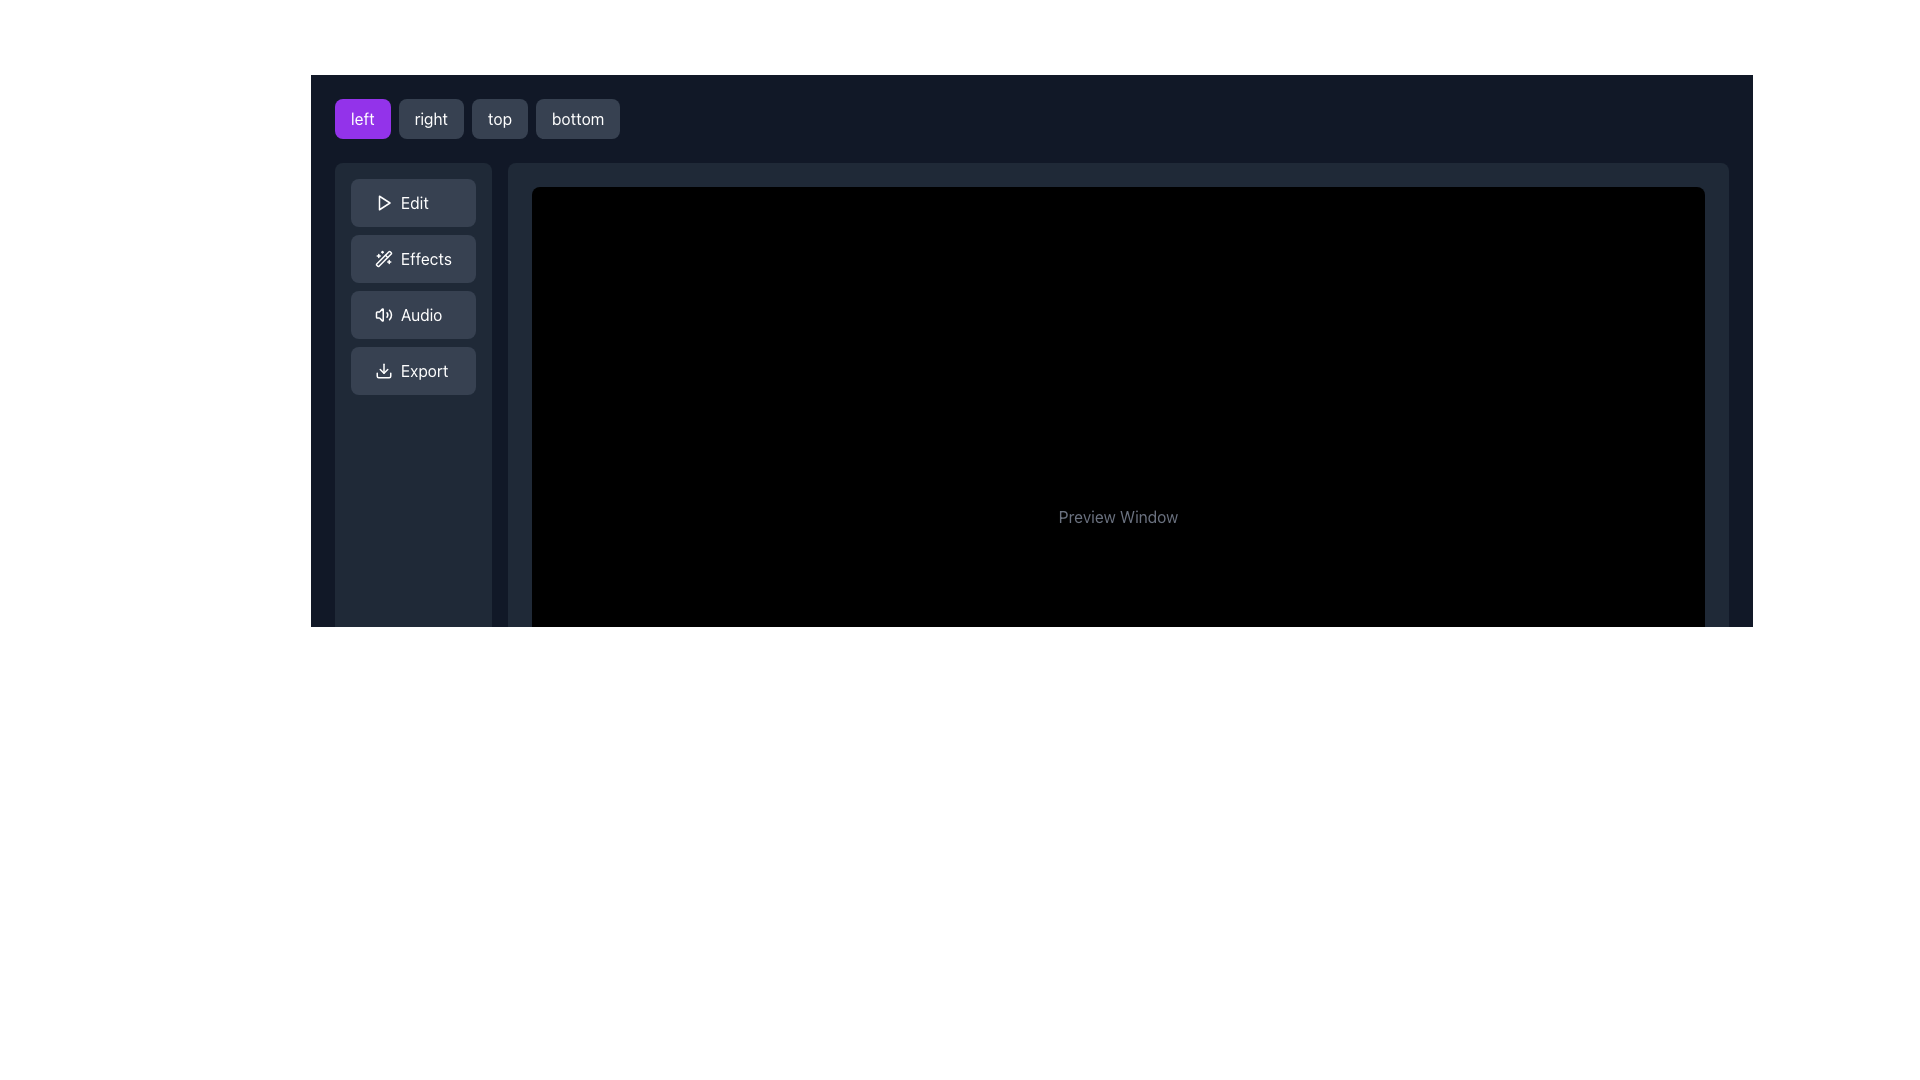  Describe the element at coordinates (412, 315) in the screenshot. I see `the 'Audio' button, which is a rounded rectangular button with a dark gray background and a white speaker icon followed by the text 'Audio'` at that location.